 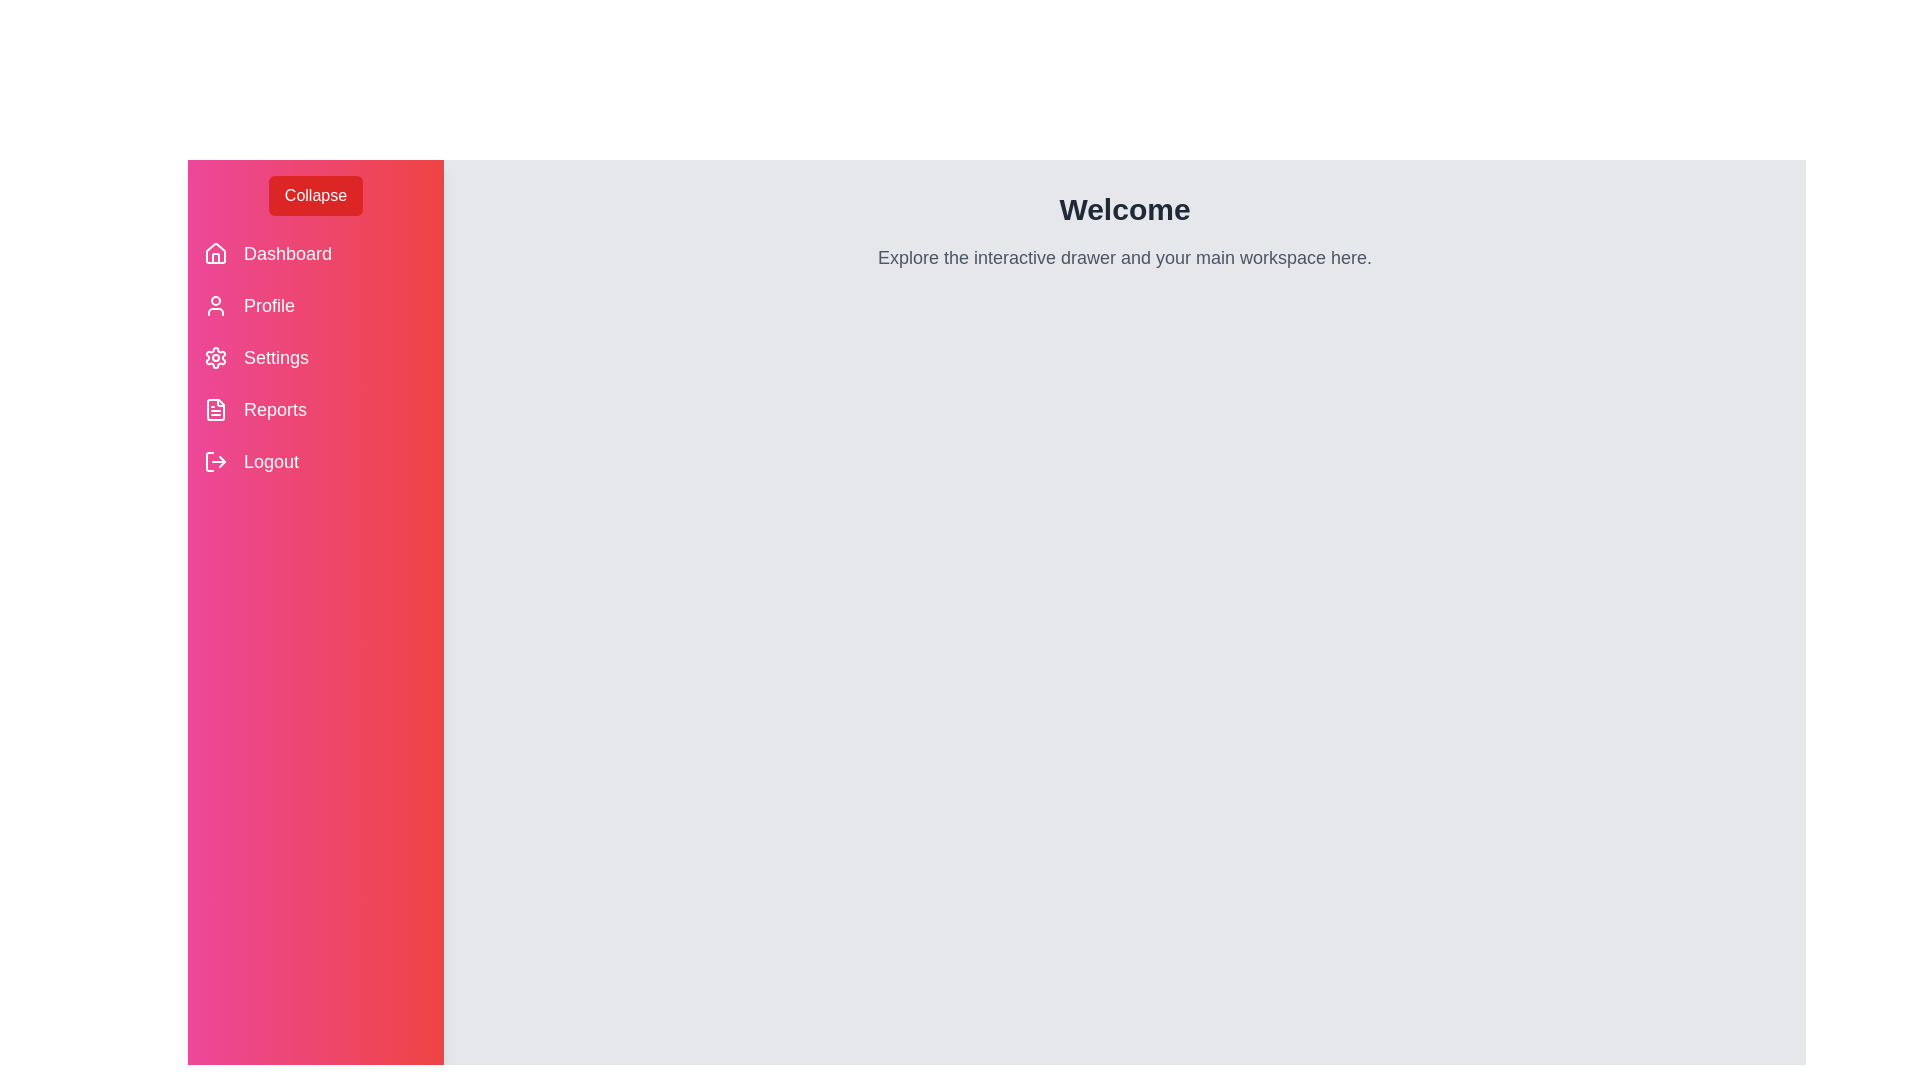 I want to click on the 'Collapse' button to toggle the navigation drawer, so click(x=315, y=196).